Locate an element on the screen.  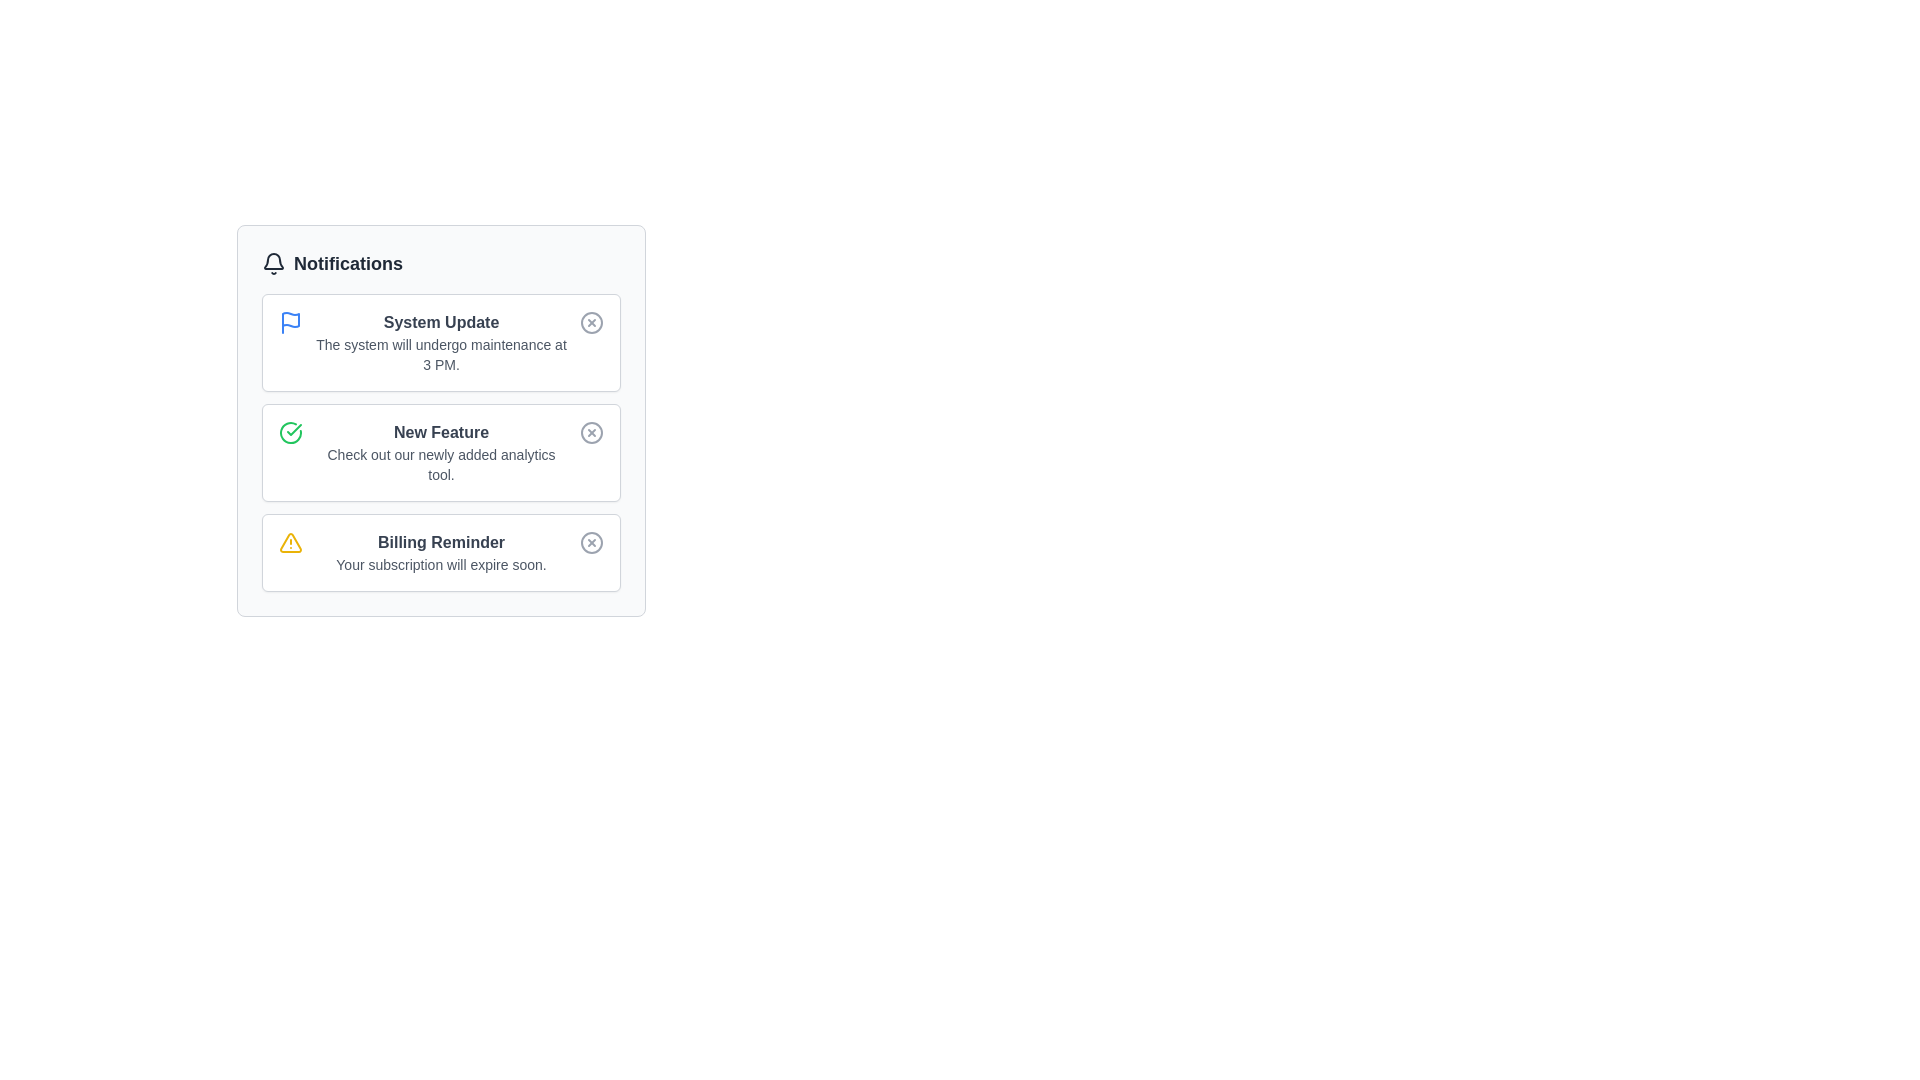
the dismiss button, a small circular icon with a gray outline and an 'X' mark inside, located at the upper-right corner of the 'New Feature' notification card is located at coordinates (590, 431).